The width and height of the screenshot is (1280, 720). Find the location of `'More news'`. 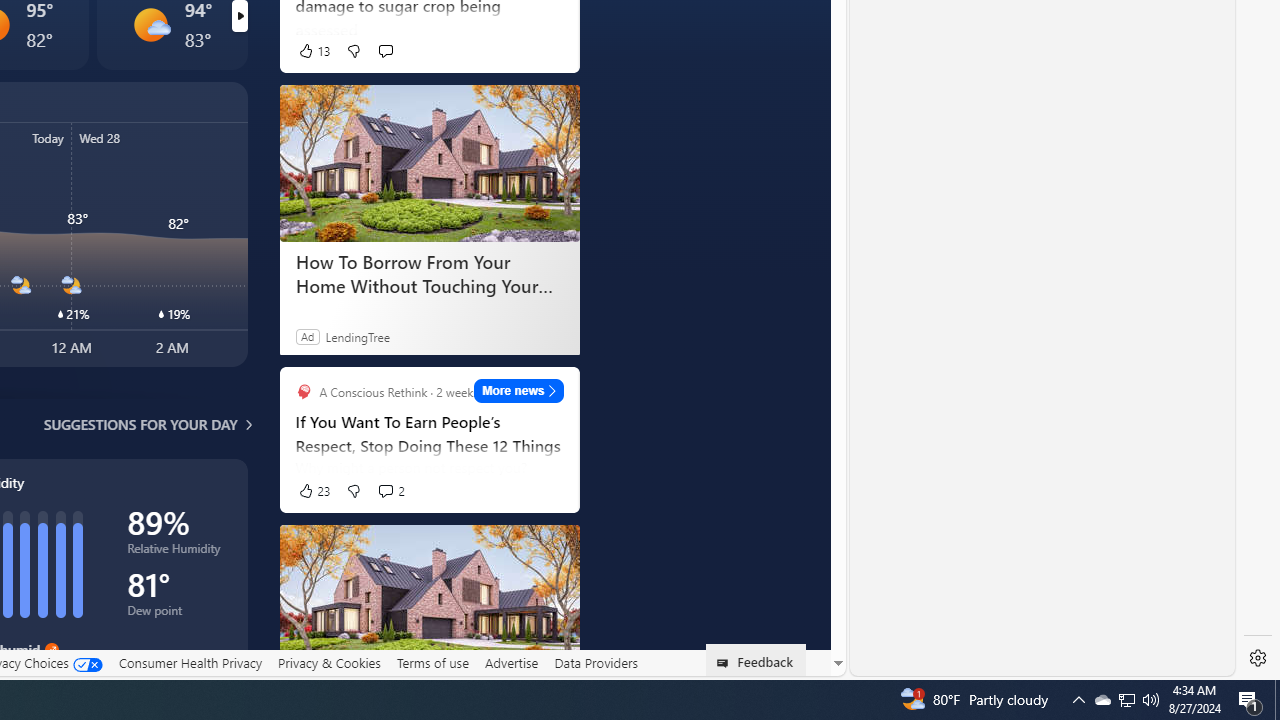

'More news' is located at coordinates (519, 390).